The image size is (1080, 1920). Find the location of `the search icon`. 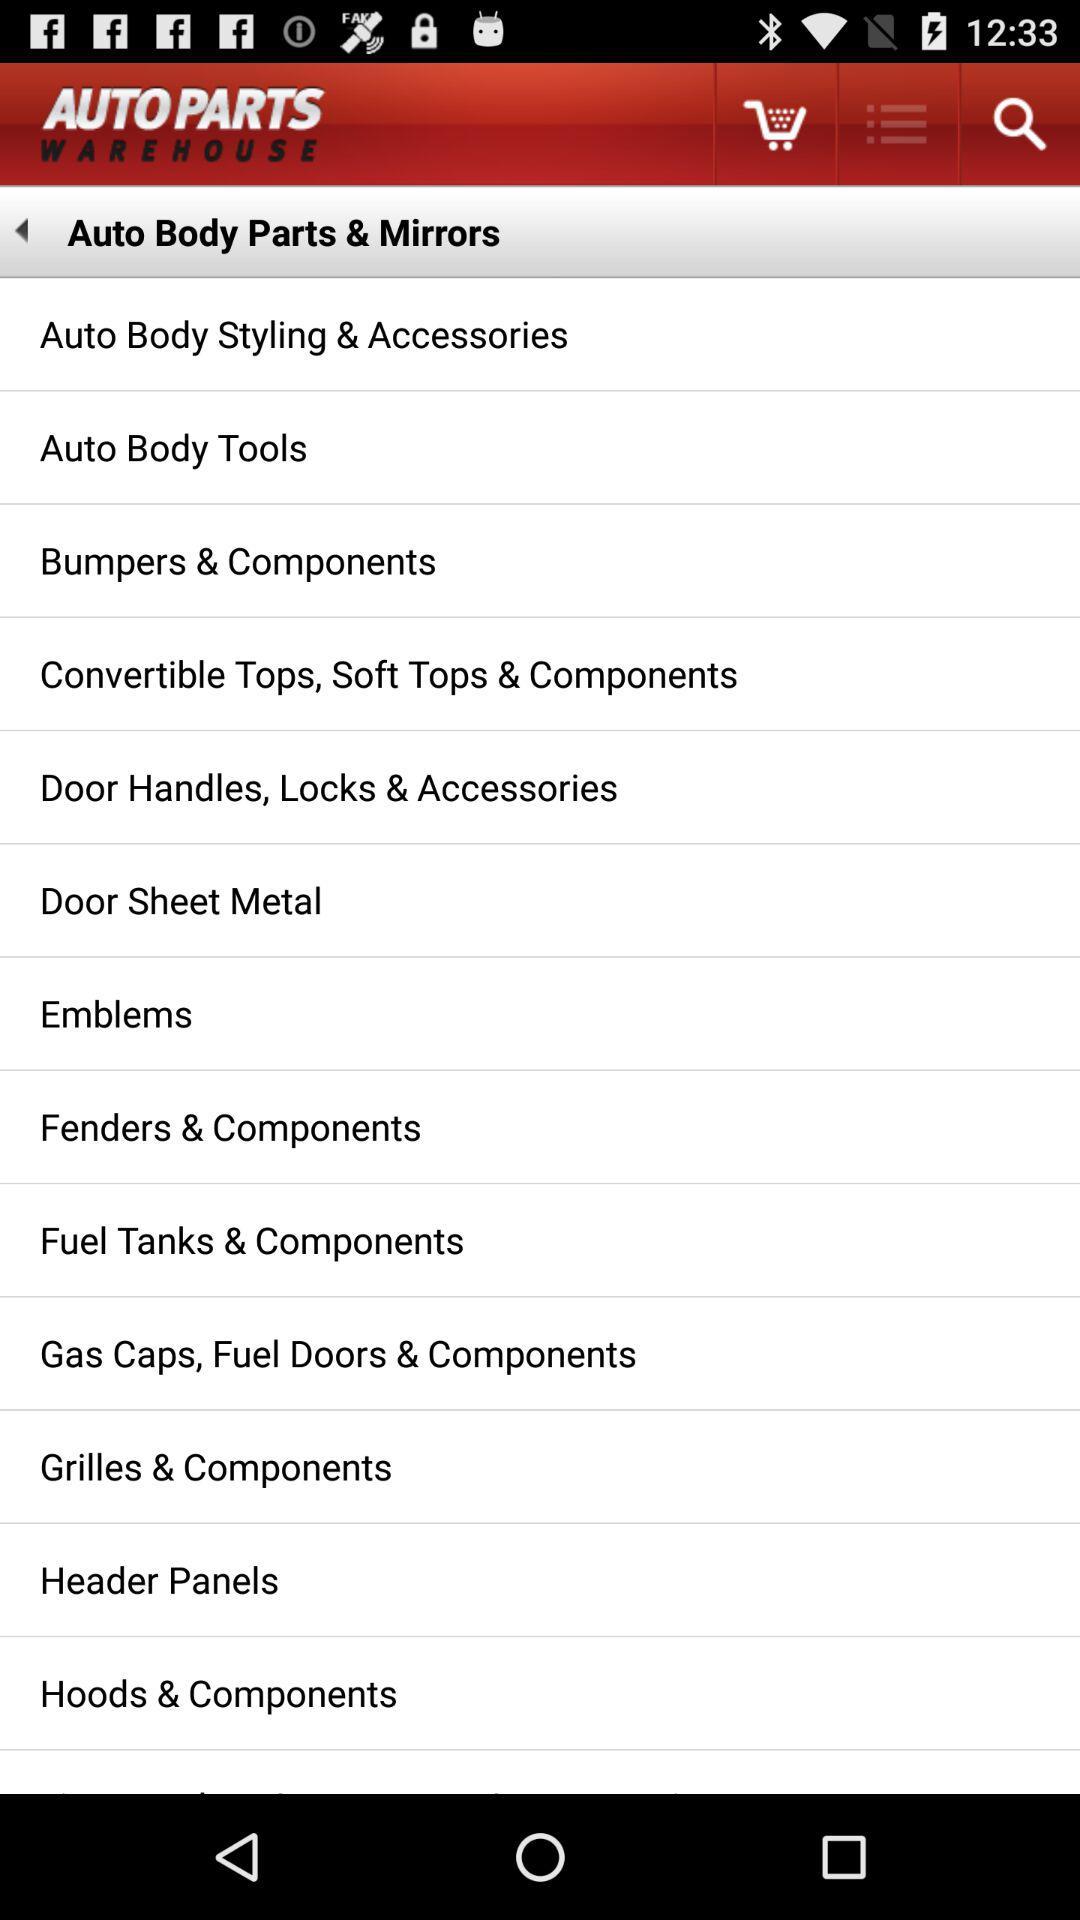

the search icon is located at coordinates (1018, 131).